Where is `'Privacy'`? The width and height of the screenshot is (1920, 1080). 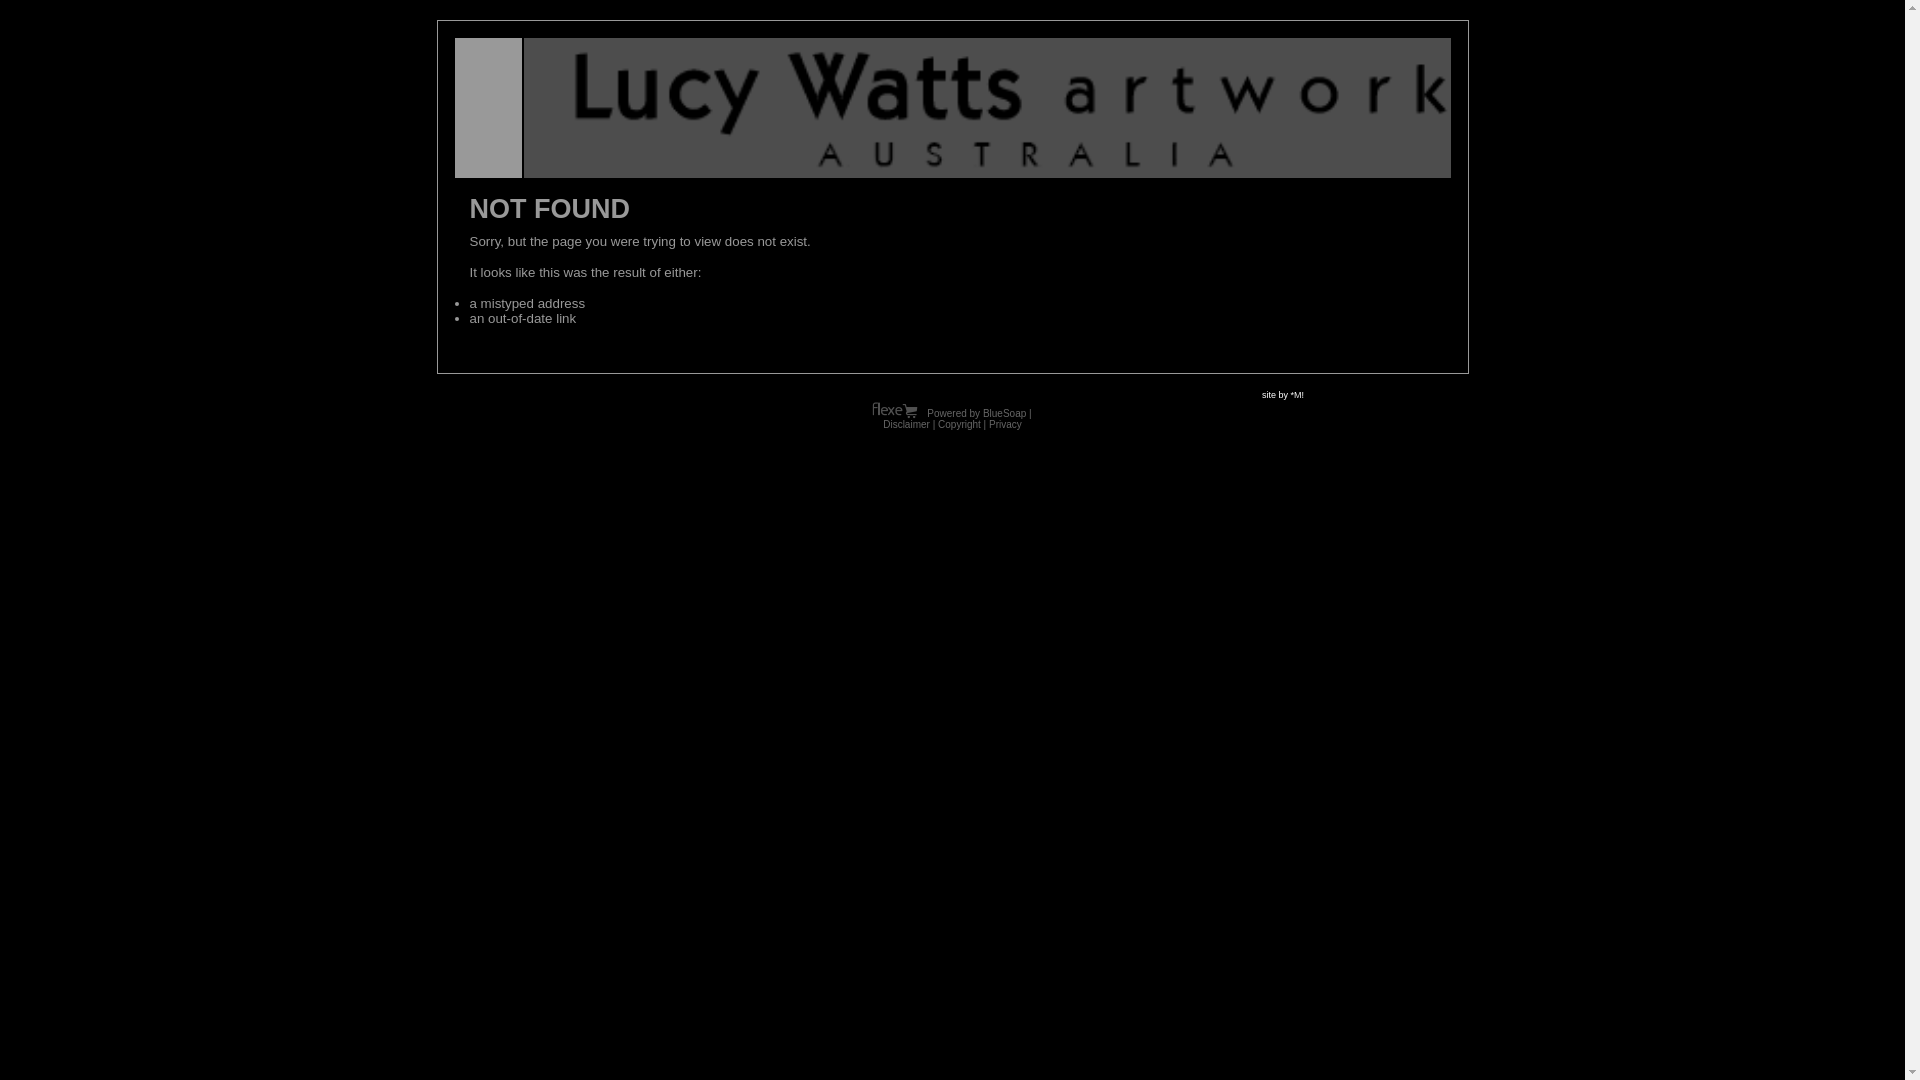
'Privacy' is located at coordinates (1005, 423).